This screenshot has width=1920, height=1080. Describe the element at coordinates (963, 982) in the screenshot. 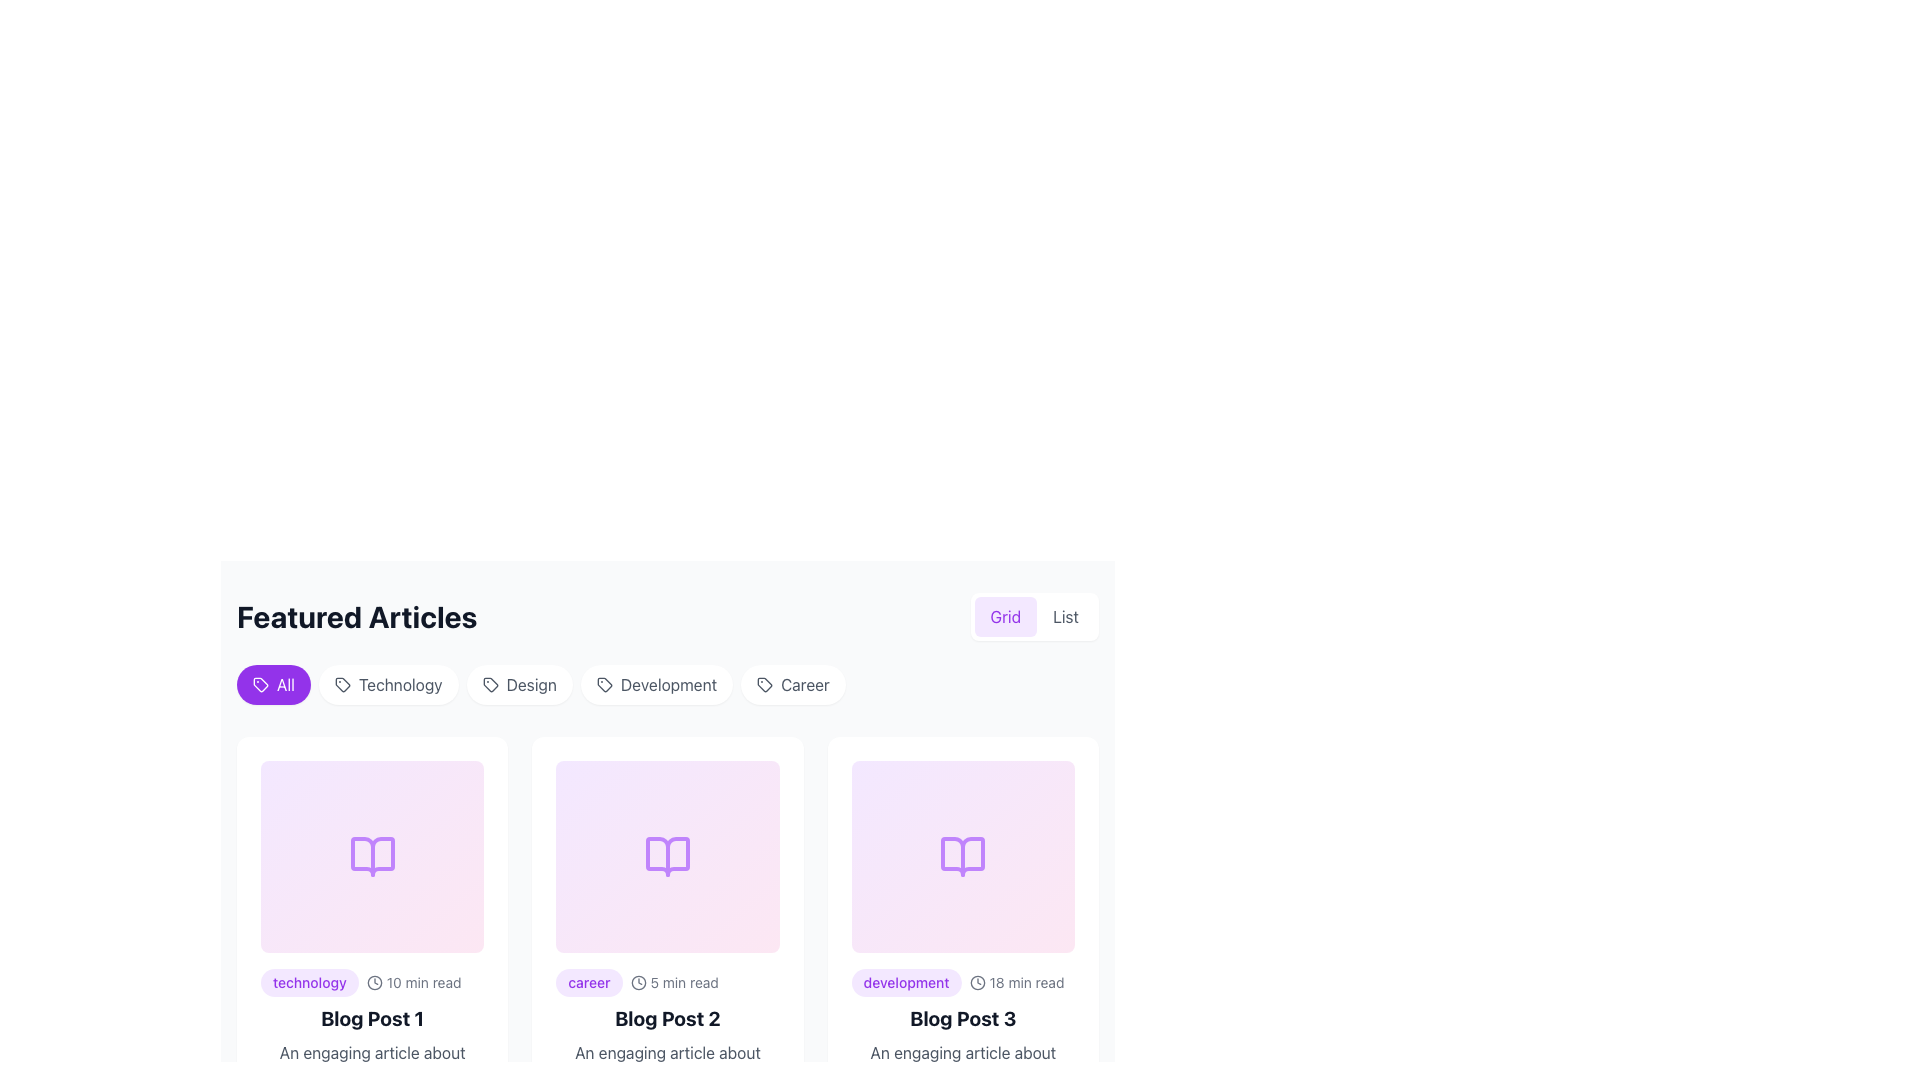

I see `displayed metadata information about the blog post category ('development') and estimated reading time ('18 min read') located in the Text and icon group component below the image of 'Blog Post 3'` at that location.